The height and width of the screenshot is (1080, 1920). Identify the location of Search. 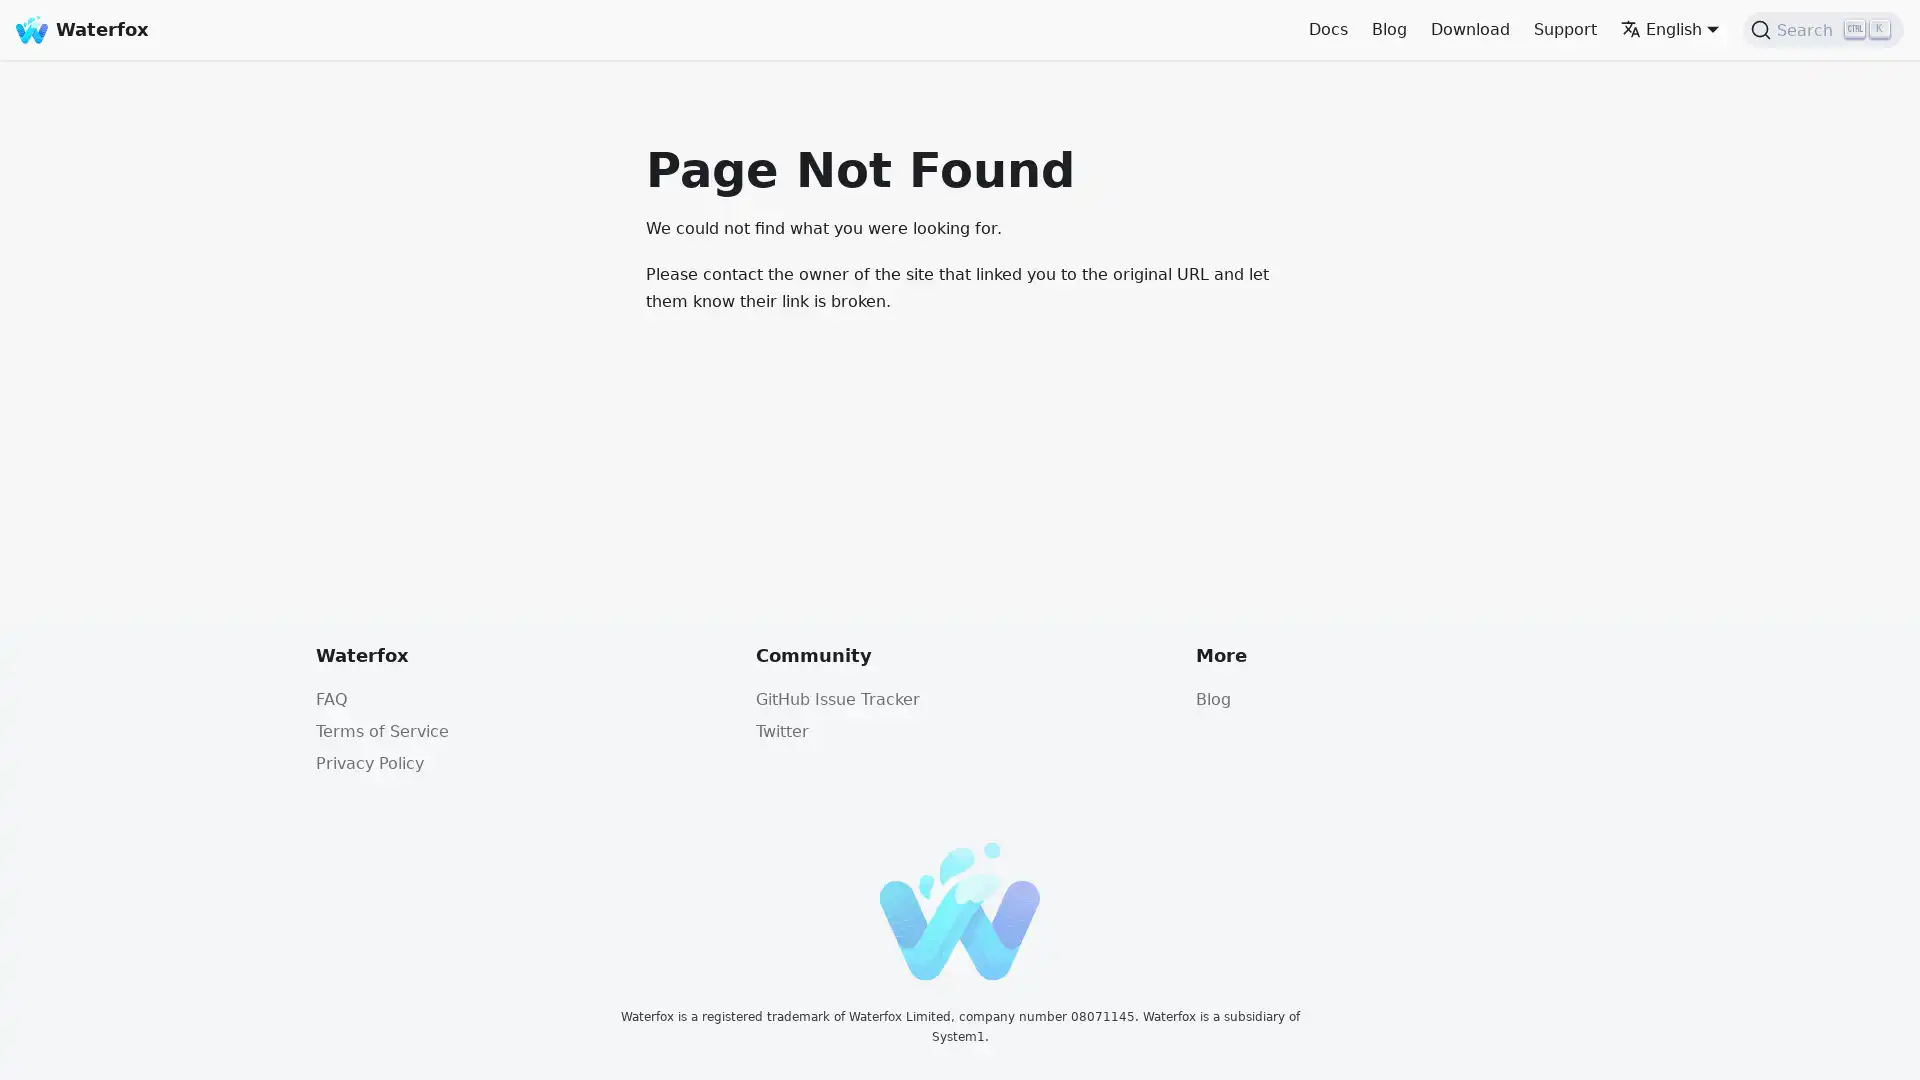
(1823, 30).